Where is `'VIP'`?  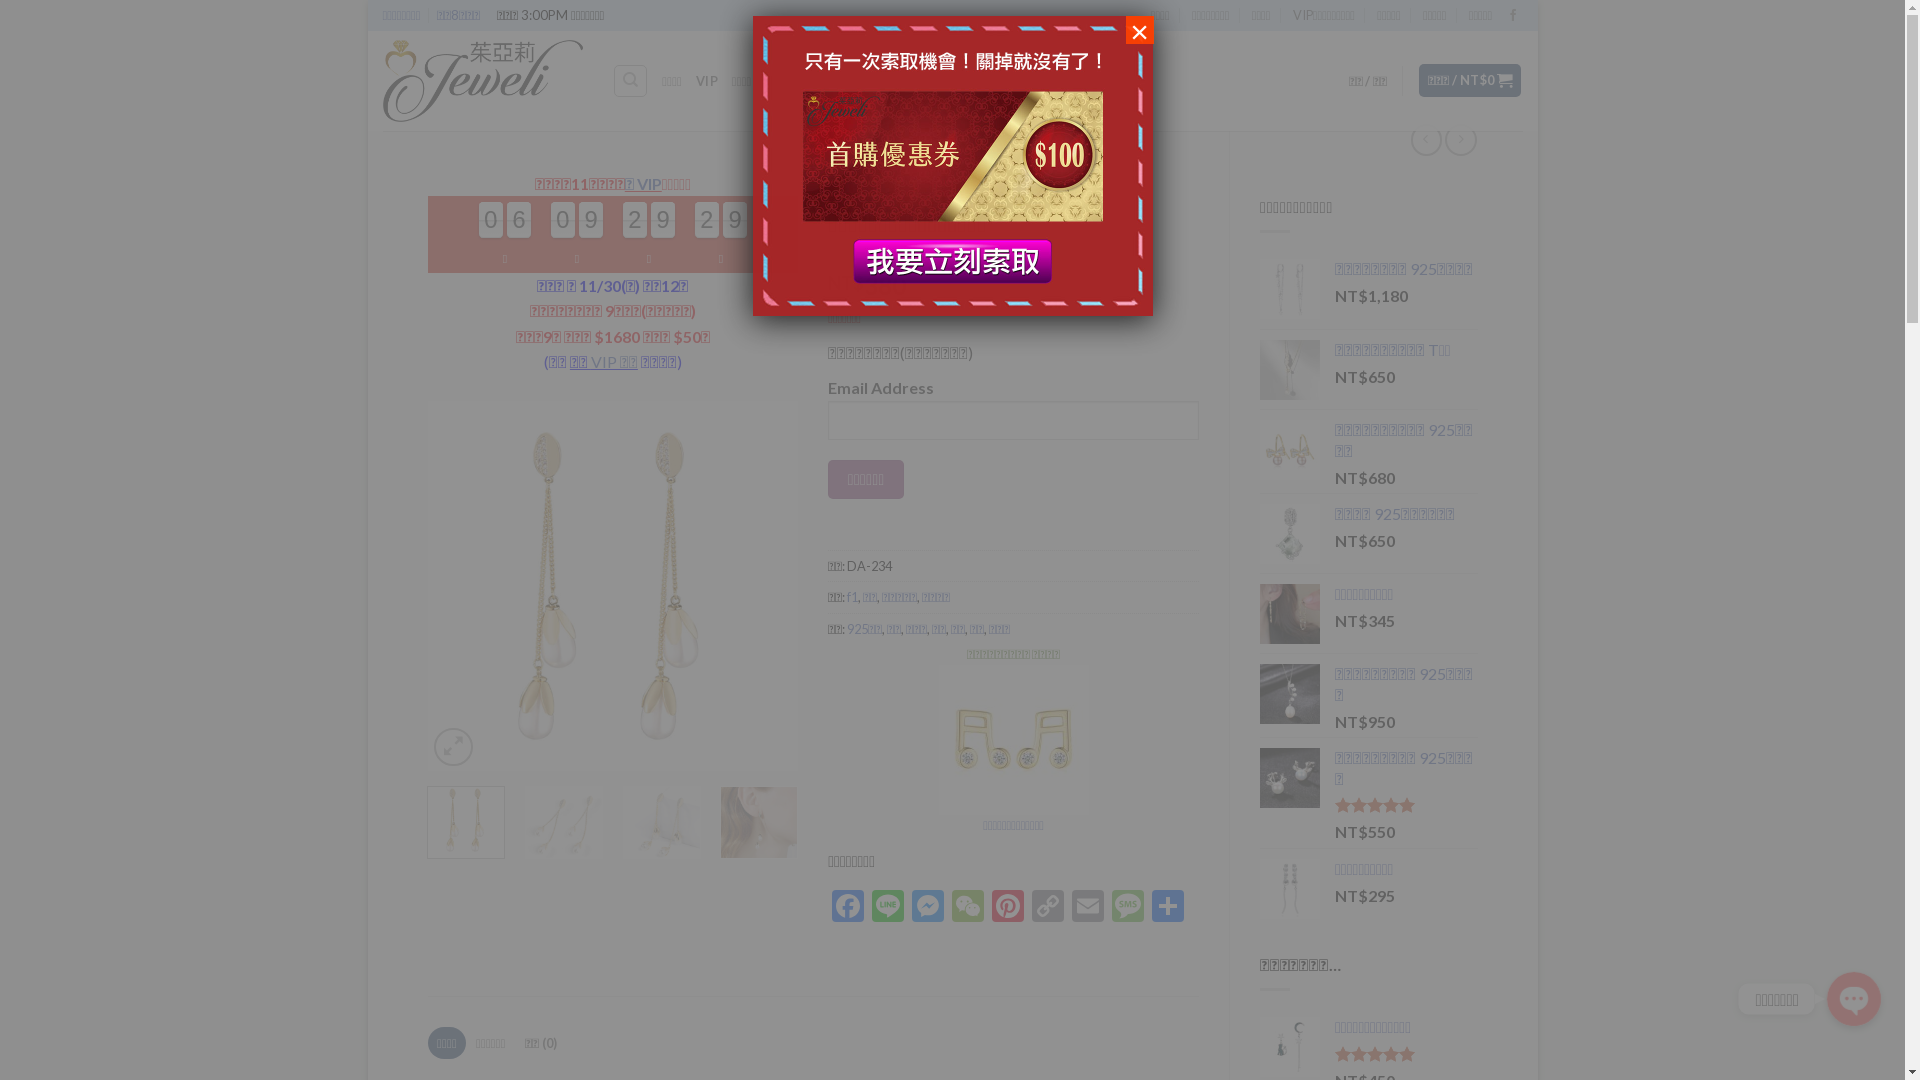 'VIP' is located at coordinates (706, 80).